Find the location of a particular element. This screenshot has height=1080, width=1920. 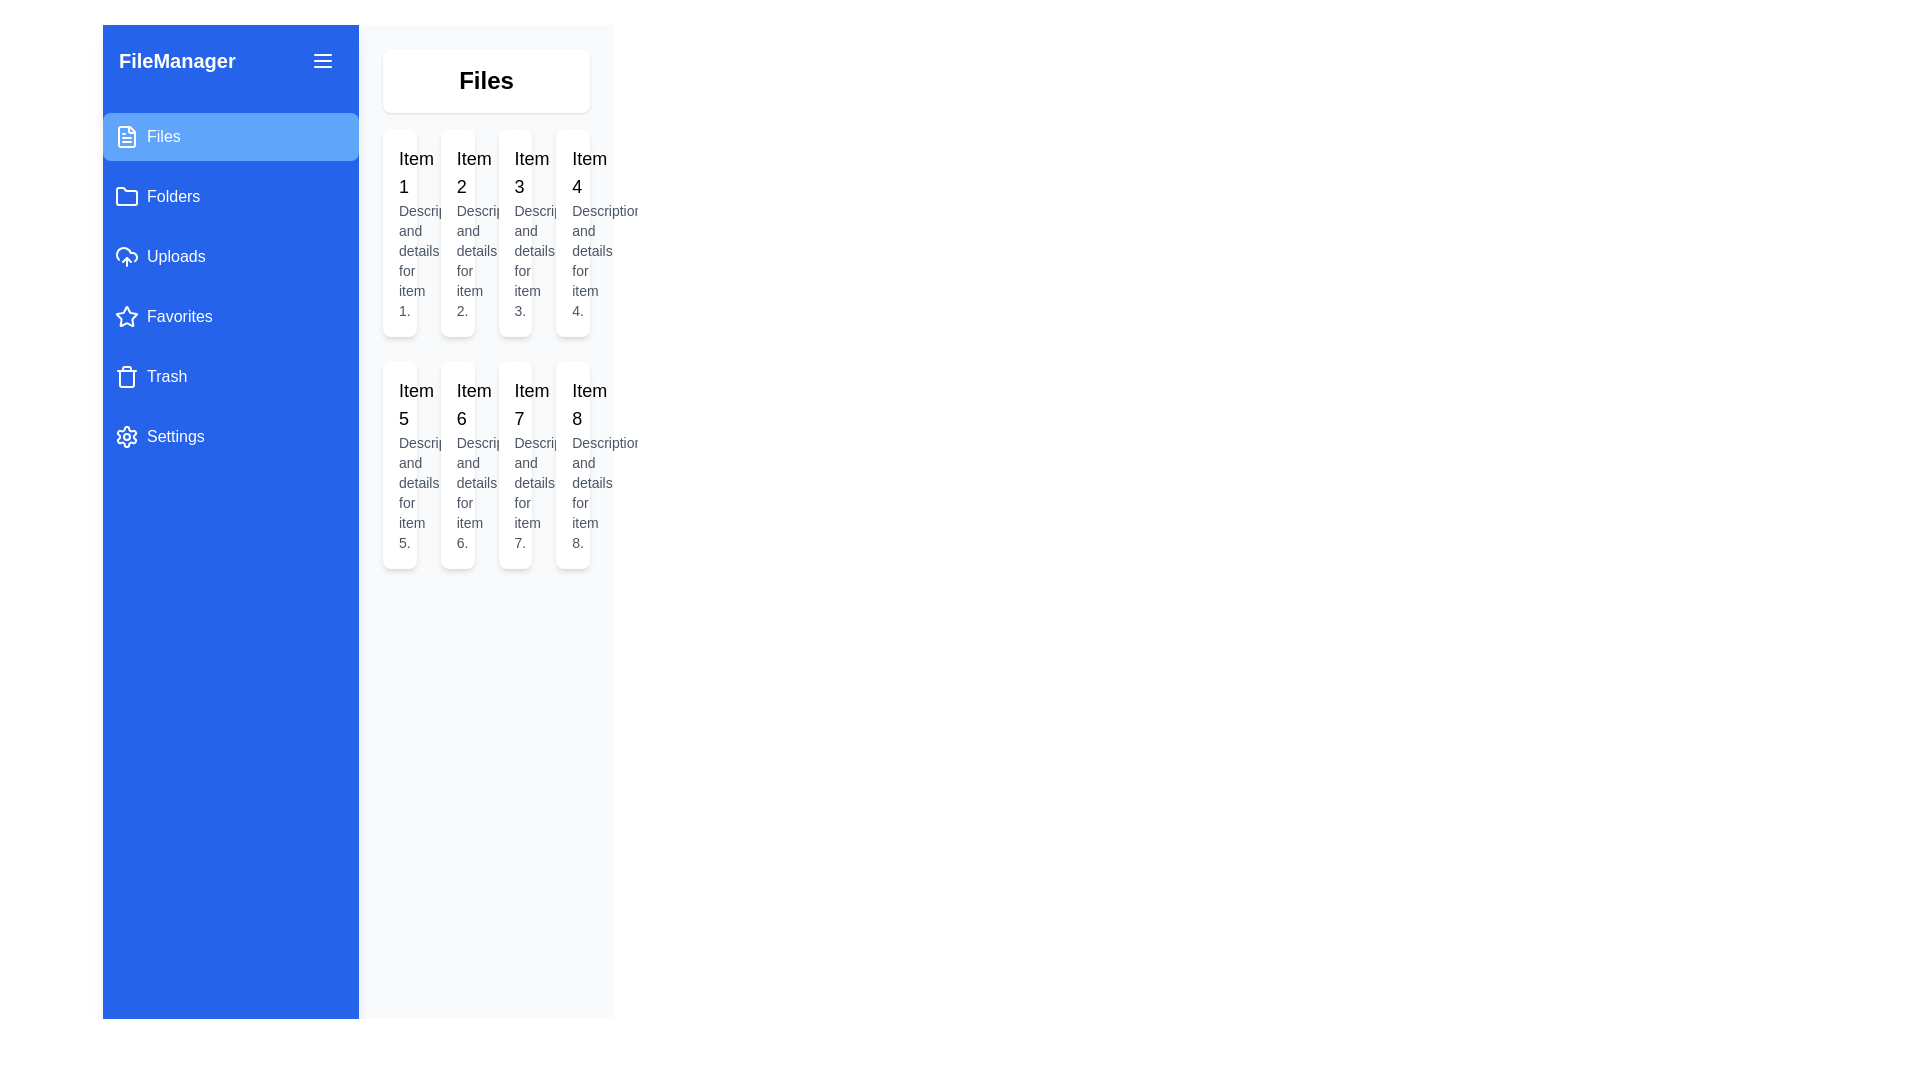

text from the title label 'Item 3' which is located at the top of the third card in the second column of a grid layout is located at coordinates (515, 172).